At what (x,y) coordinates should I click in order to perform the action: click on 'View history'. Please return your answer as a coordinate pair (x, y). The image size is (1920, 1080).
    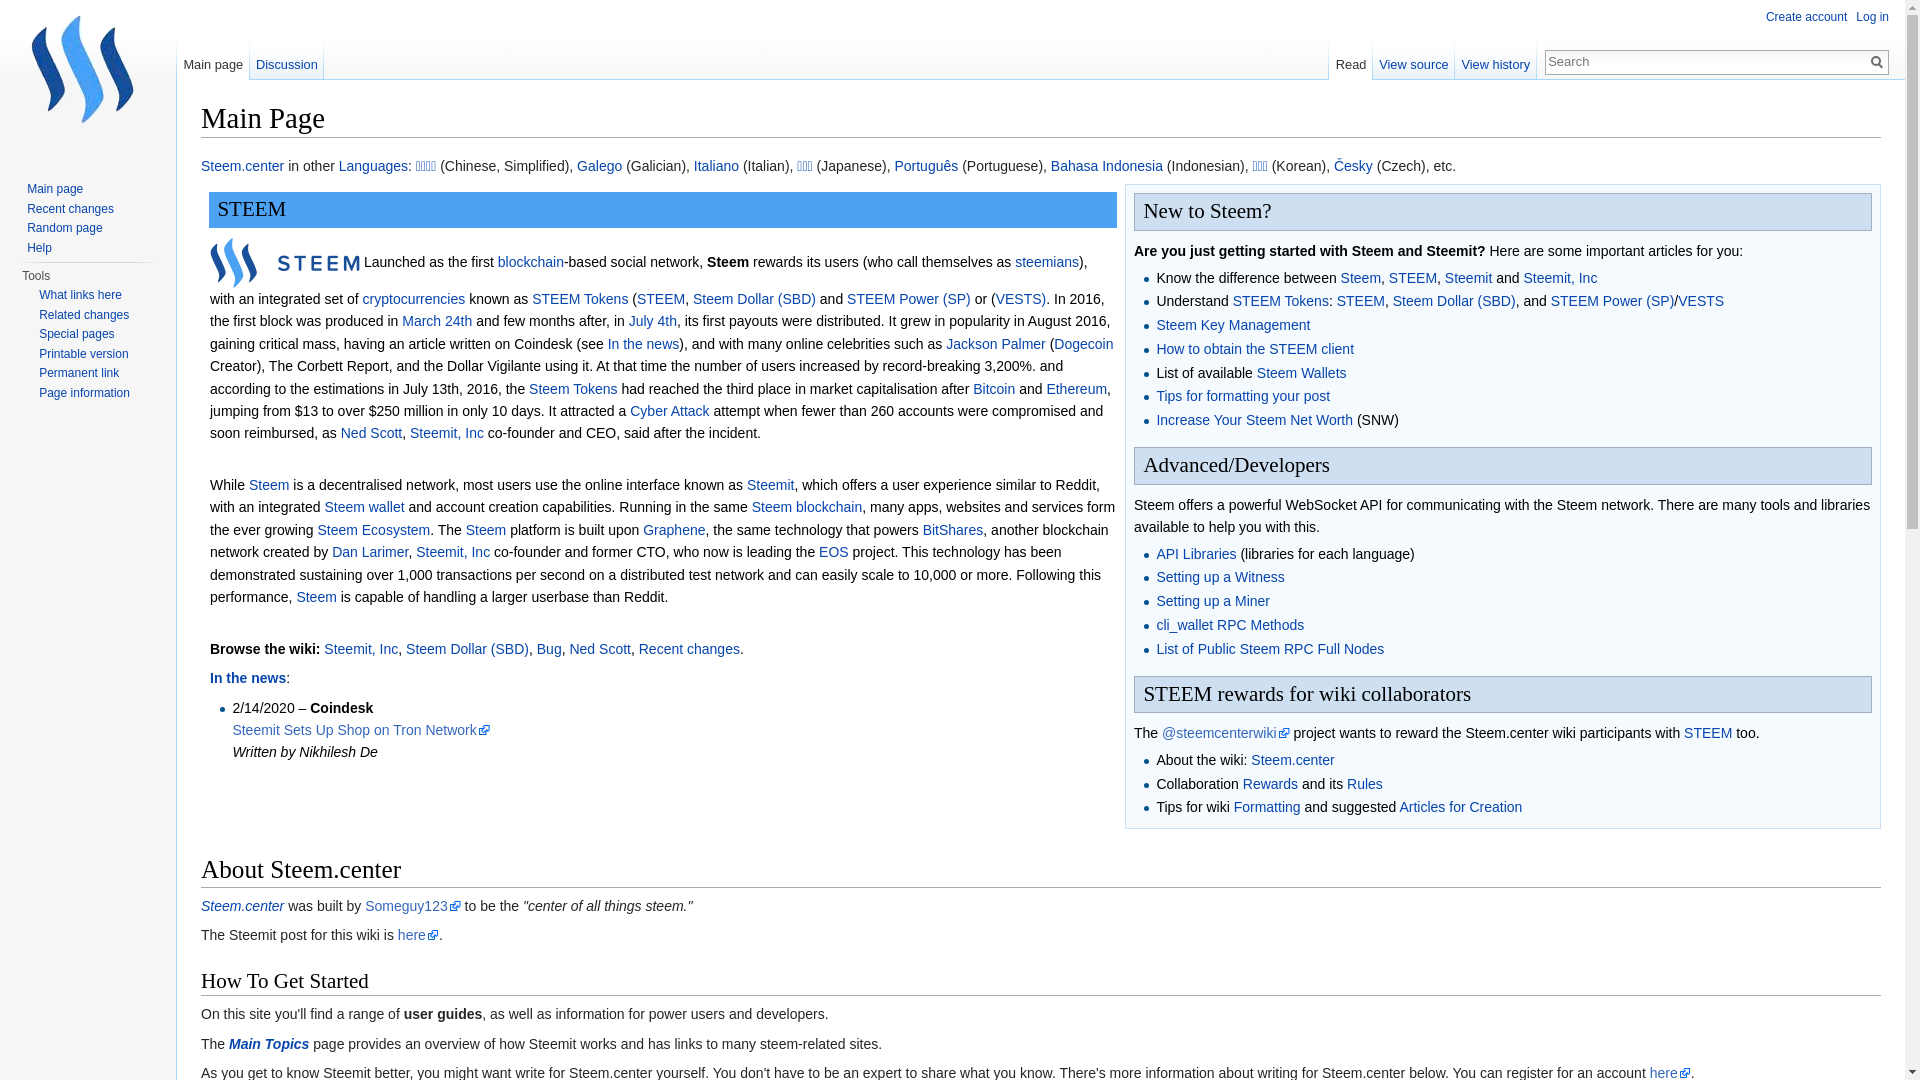
    Looking at the image, I should click on (1454, 59).